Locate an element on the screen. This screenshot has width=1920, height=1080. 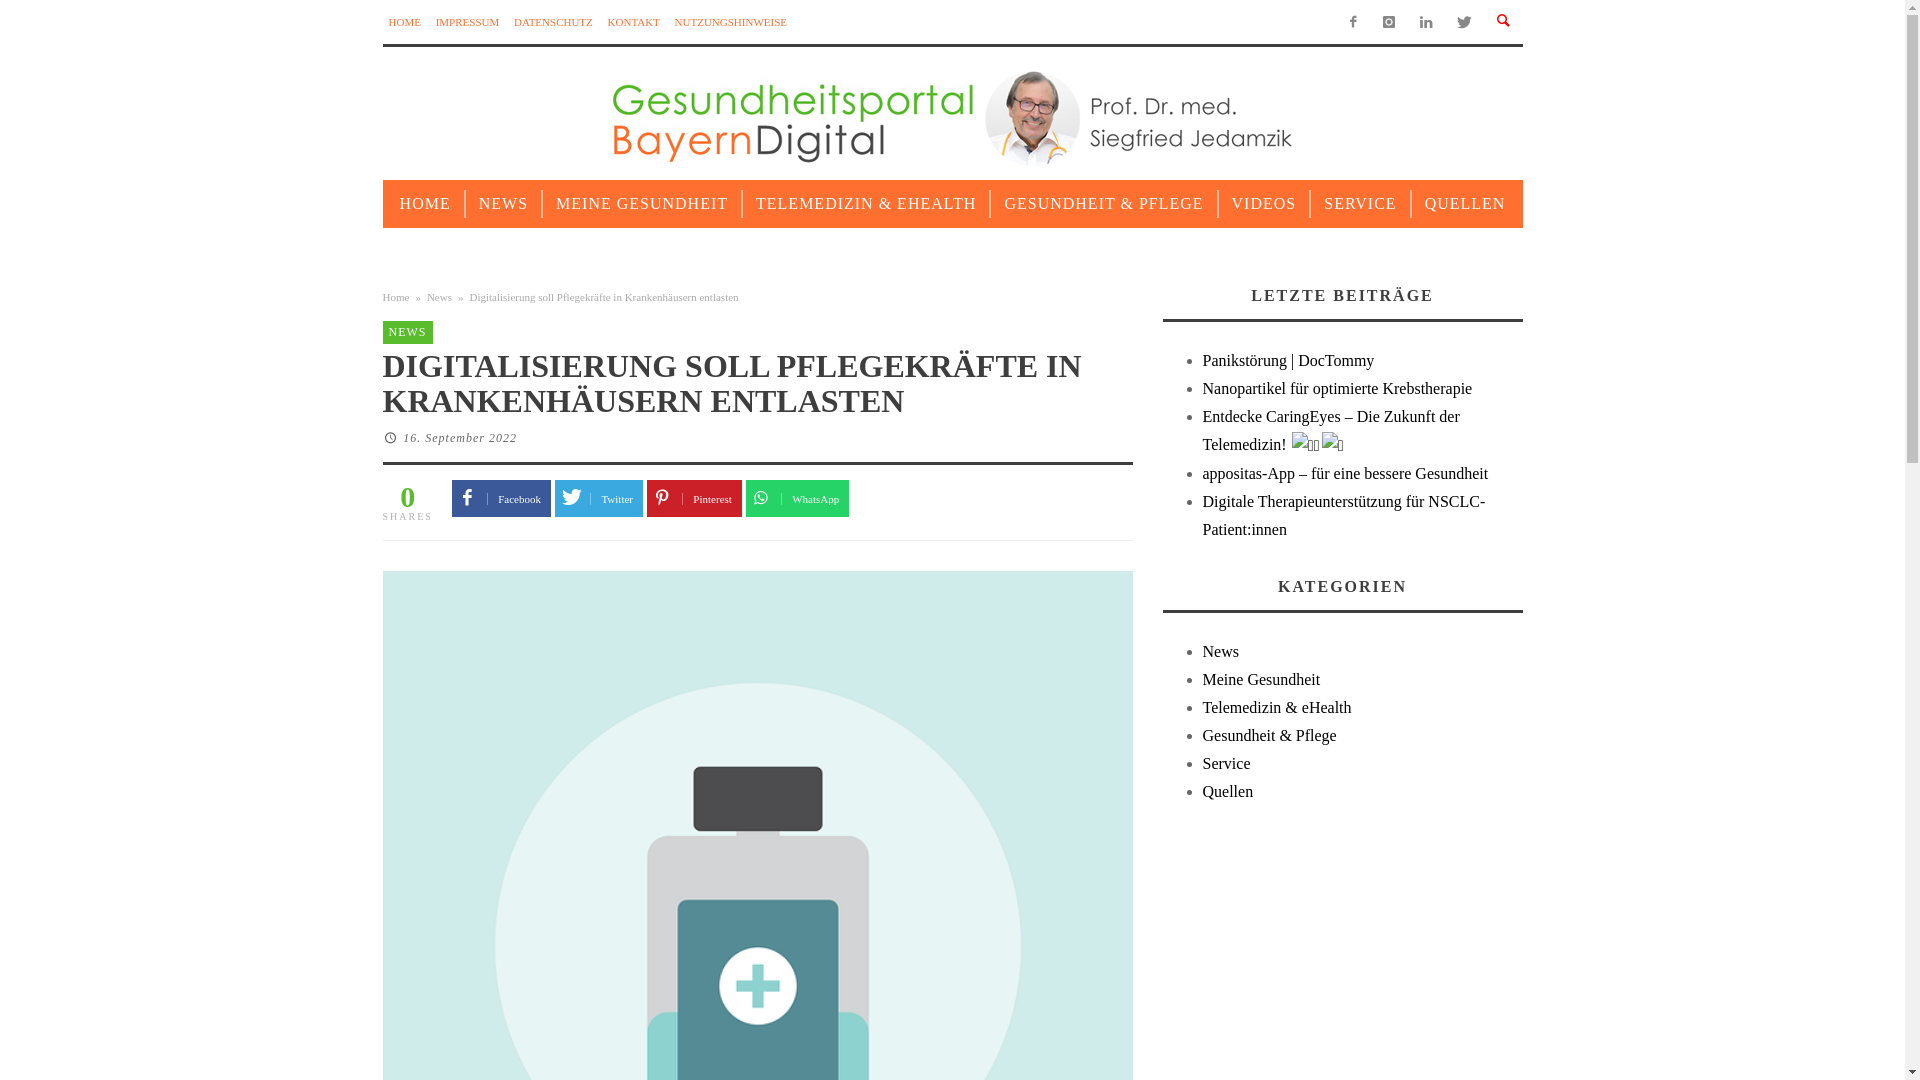
'News' is located at coordinates (438, 297).